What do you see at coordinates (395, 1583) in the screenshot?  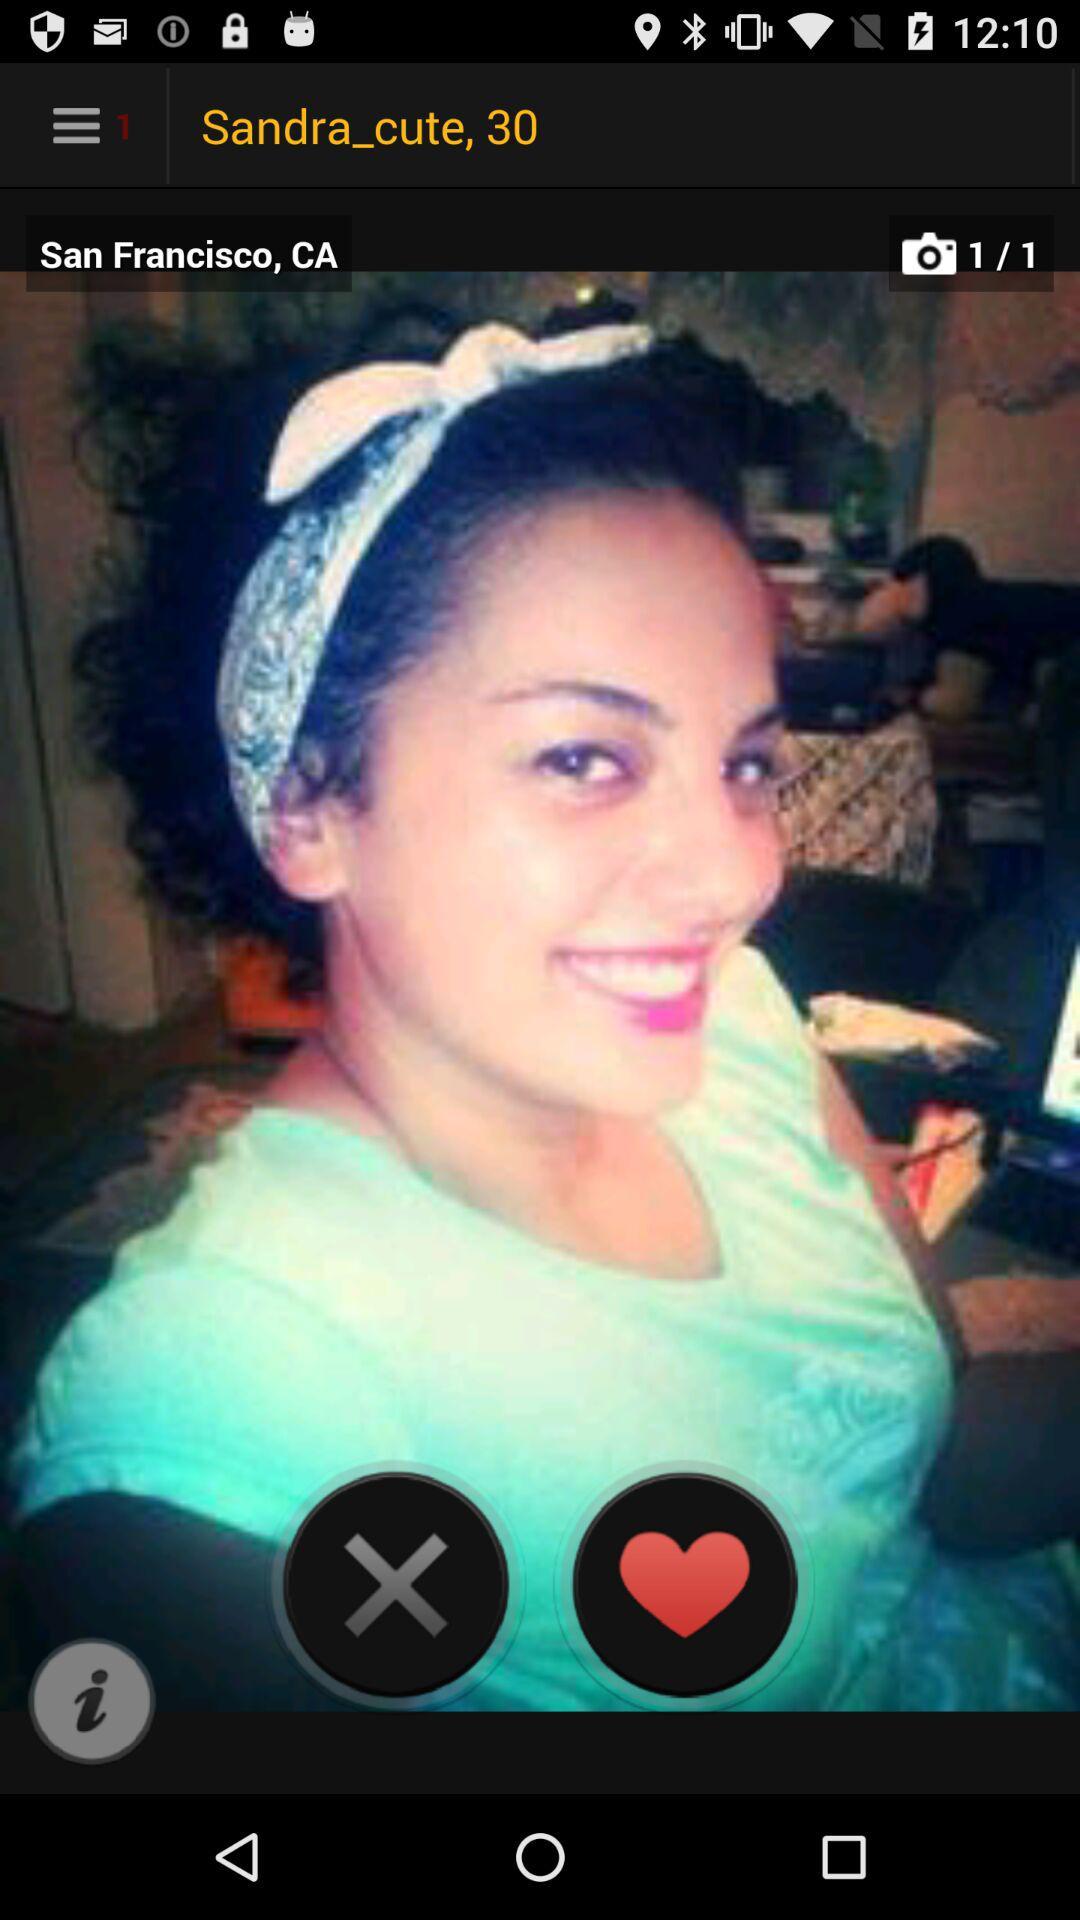 I see `cancel` at bounding box center [395, 1583].